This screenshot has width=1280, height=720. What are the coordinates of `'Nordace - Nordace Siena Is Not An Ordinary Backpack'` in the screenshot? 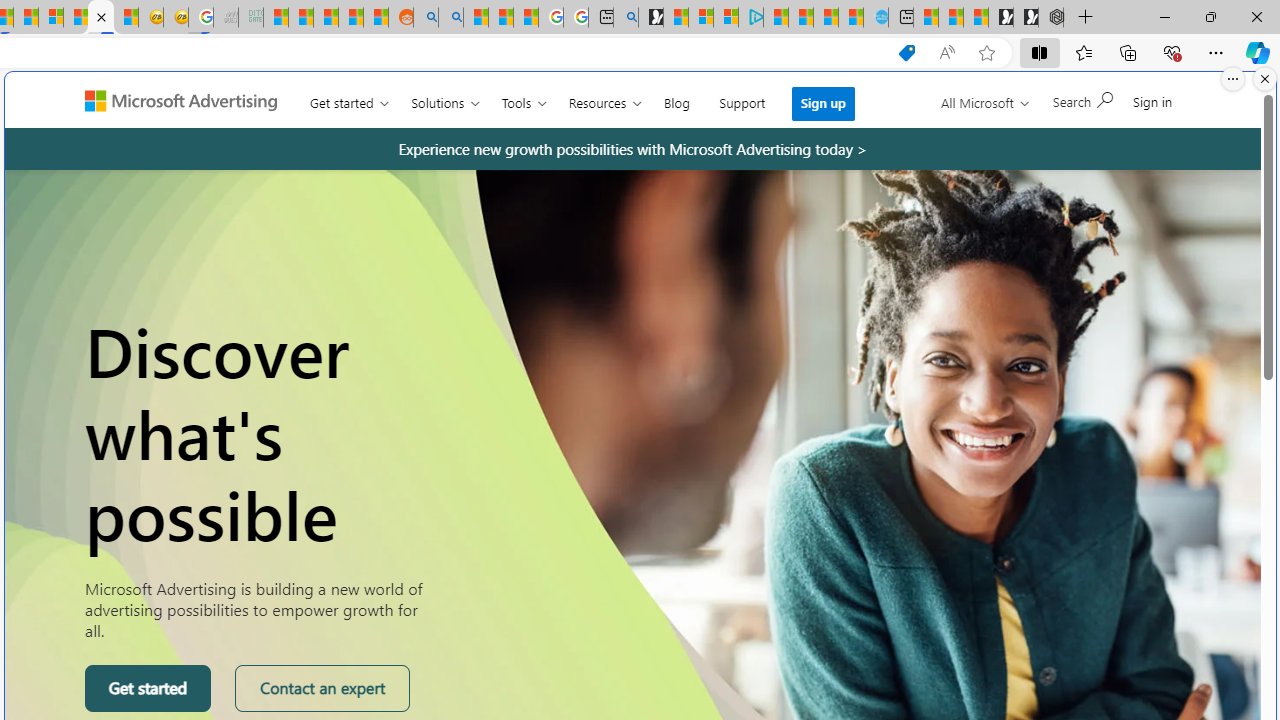 It's located at (1050, 17).